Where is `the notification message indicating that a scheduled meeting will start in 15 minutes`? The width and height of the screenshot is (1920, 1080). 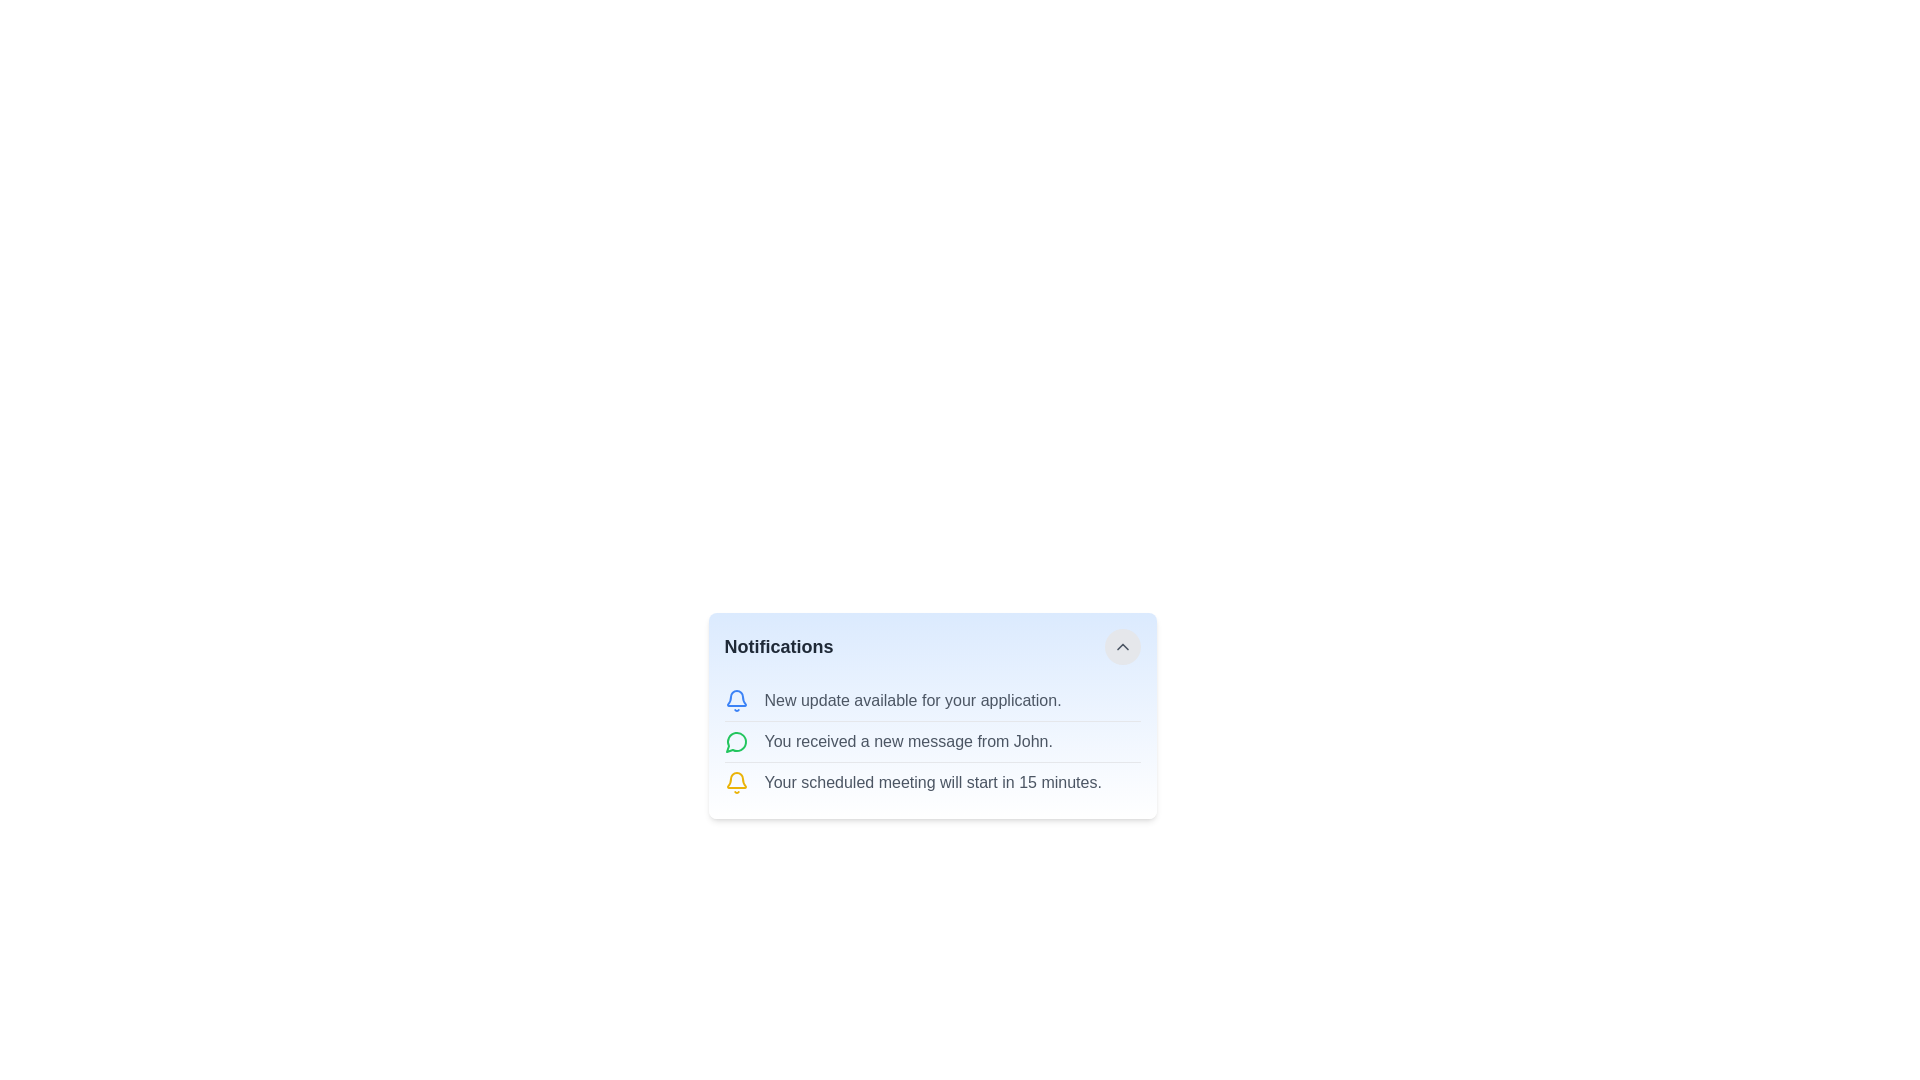 the notification message indicating that a scheduled meeting will start in 15 minutes is located at coordinates (931, 771).